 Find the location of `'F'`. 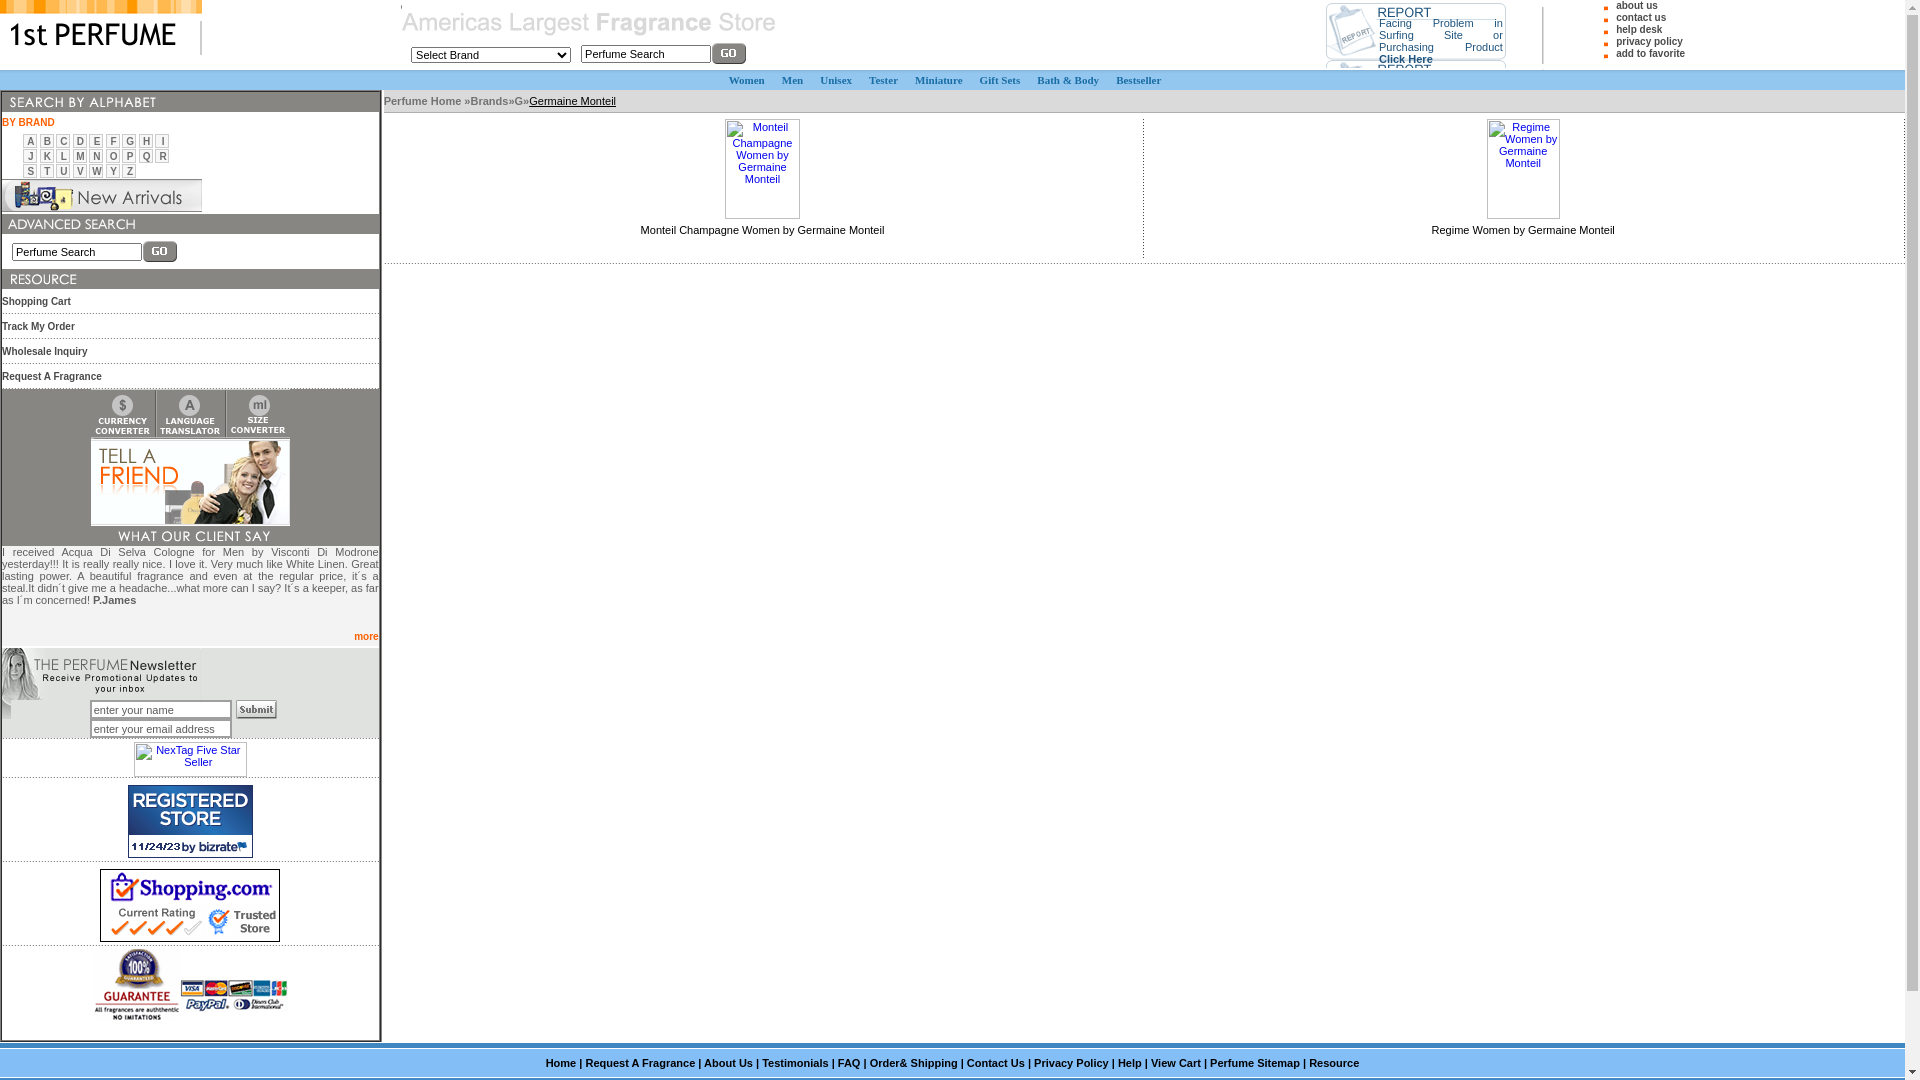

'F' is located at coordinates (113, 140).